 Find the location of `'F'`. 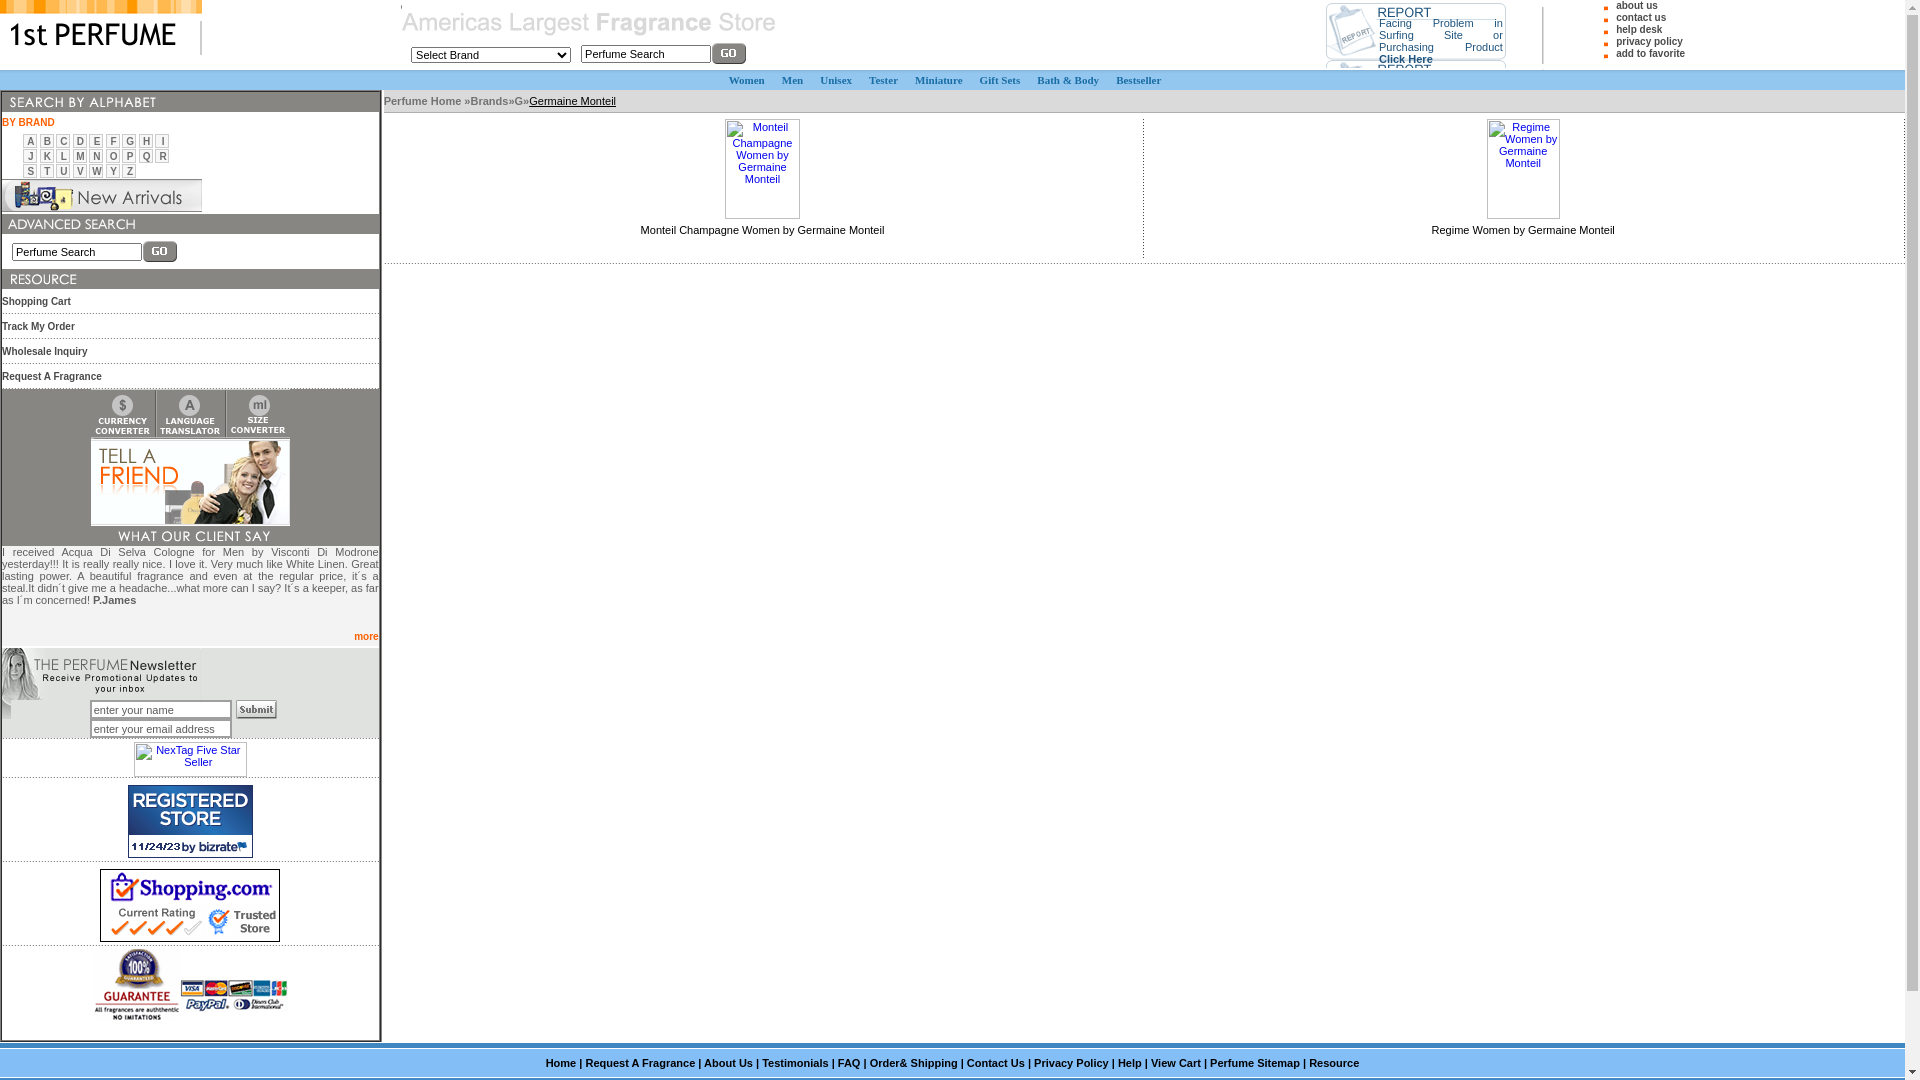

'F' is located at coordinates (113, 140).